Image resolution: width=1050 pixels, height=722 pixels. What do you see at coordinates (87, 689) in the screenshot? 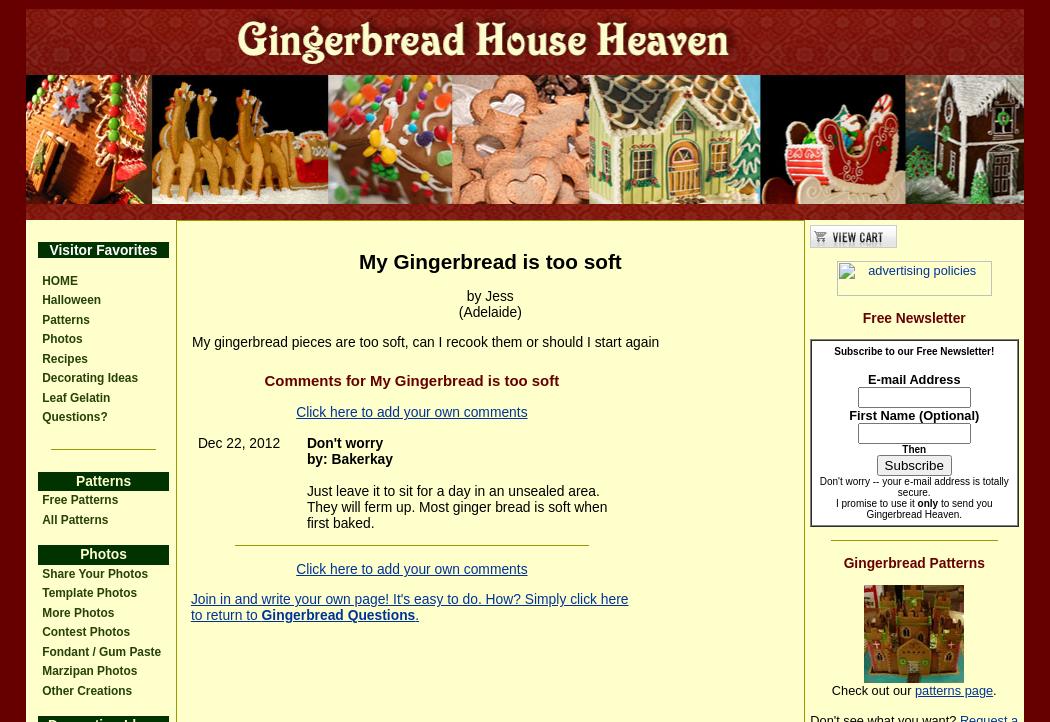
I see `'Other Creations'` at bounding box center [87, 689].